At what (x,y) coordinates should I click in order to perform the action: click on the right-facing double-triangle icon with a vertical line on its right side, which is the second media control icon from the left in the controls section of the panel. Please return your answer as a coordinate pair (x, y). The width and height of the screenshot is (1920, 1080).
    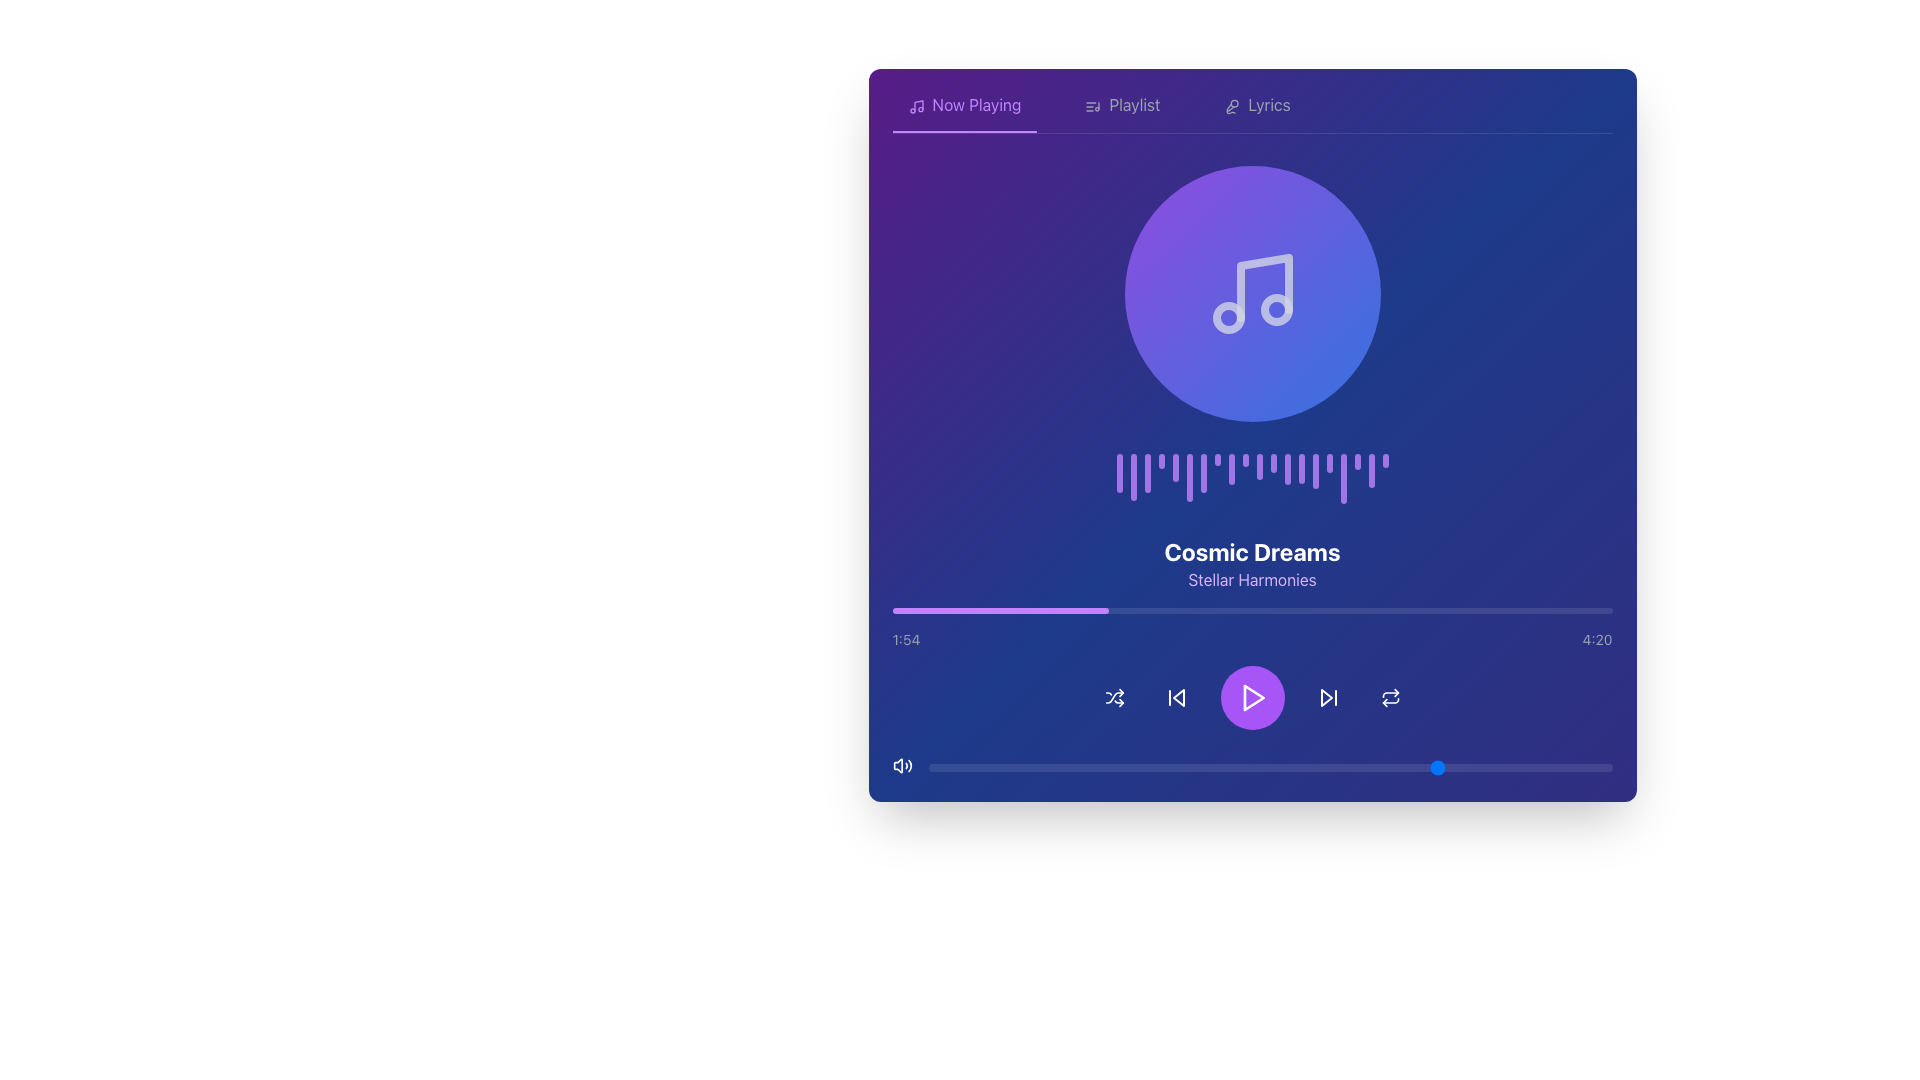
    Looking at the image, I should click on (1328, 697).